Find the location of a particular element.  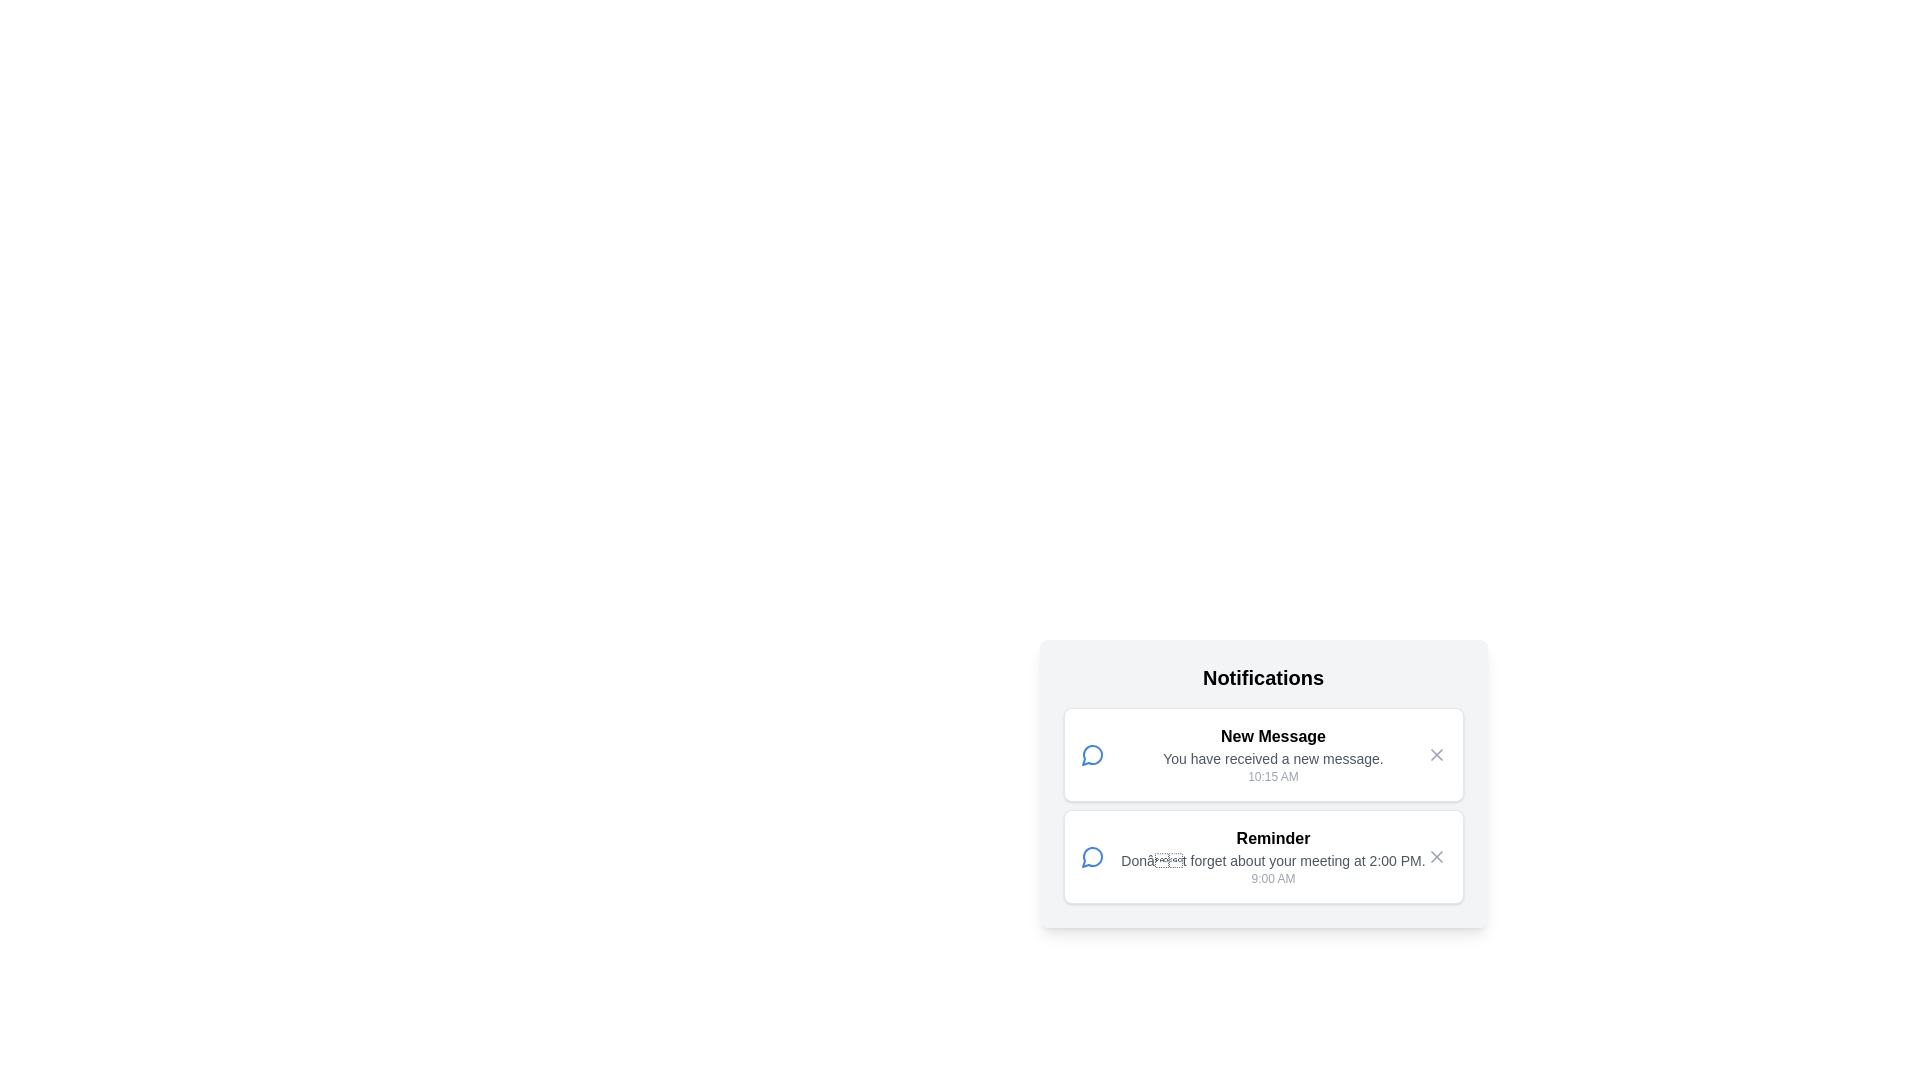

the notification titled 'New Message' is located at coordinates (1262, 755).